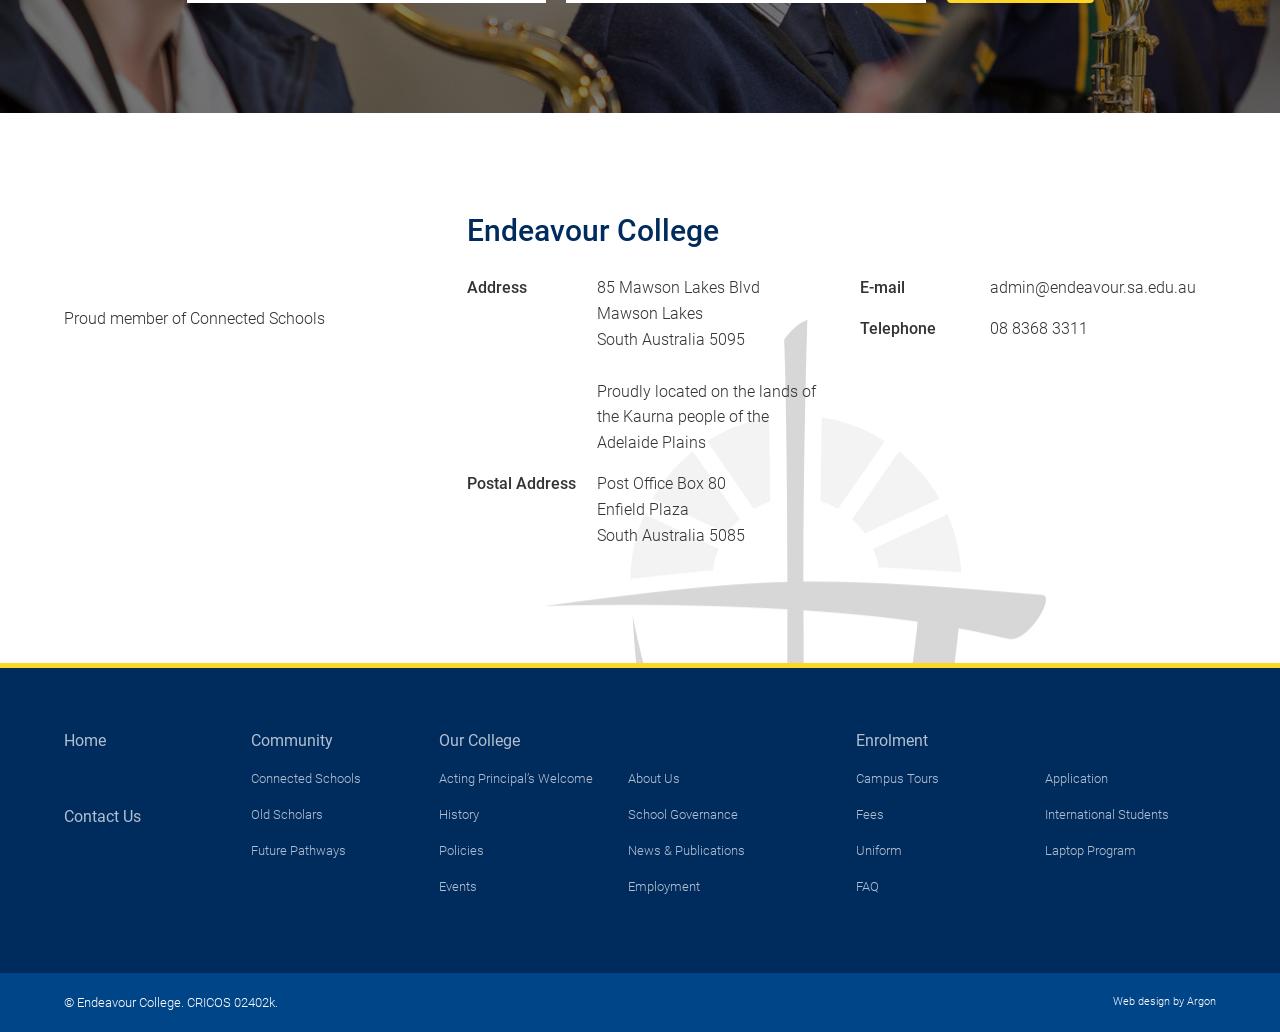 This screenshot has height=1032, width=1280. I want to click on '© Endeavour College. CRICOS 02402k.', so click(171, 1000).